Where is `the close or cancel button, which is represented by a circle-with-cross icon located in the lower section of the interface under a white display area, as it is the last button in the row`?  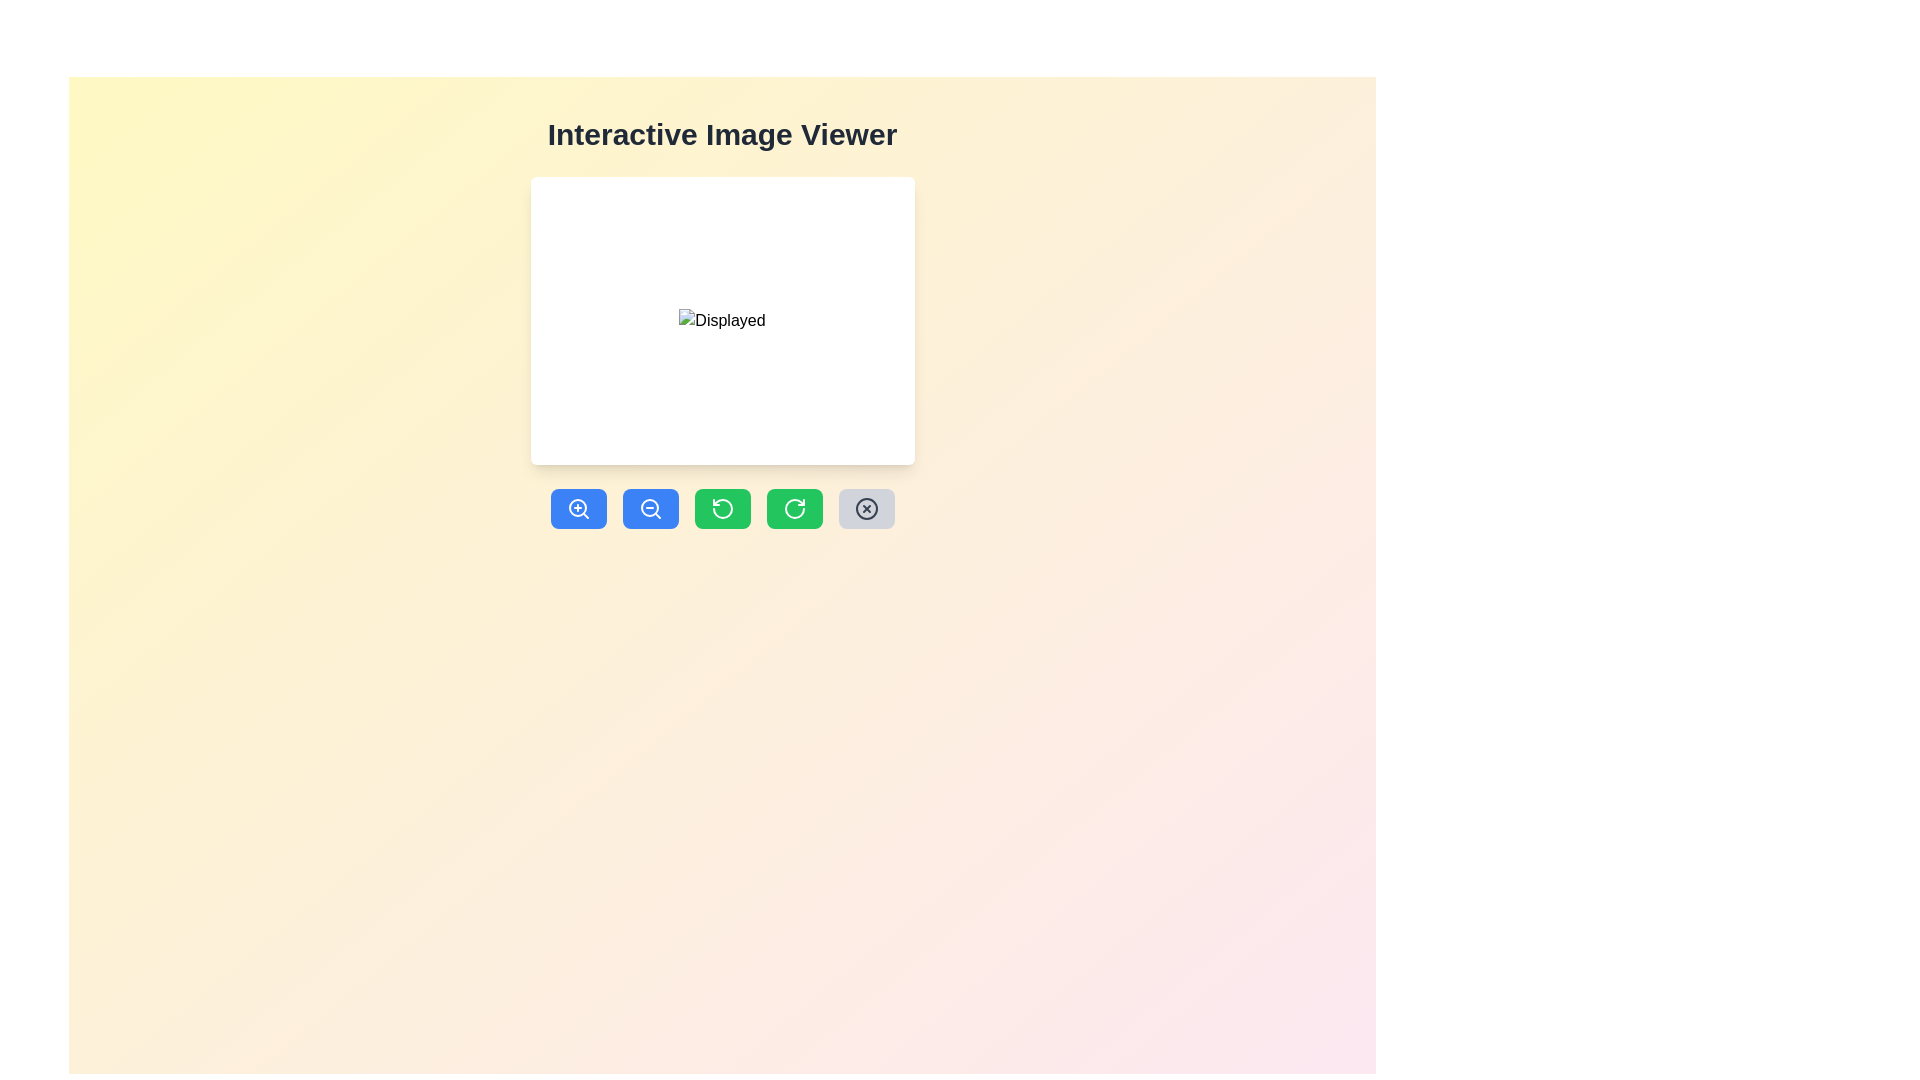 the close or cancel button, which is represented by a circle-with-cross icon located in the lower section of the interface under a white display area, as it is the last button in the row is located at coordinates (866, 508).